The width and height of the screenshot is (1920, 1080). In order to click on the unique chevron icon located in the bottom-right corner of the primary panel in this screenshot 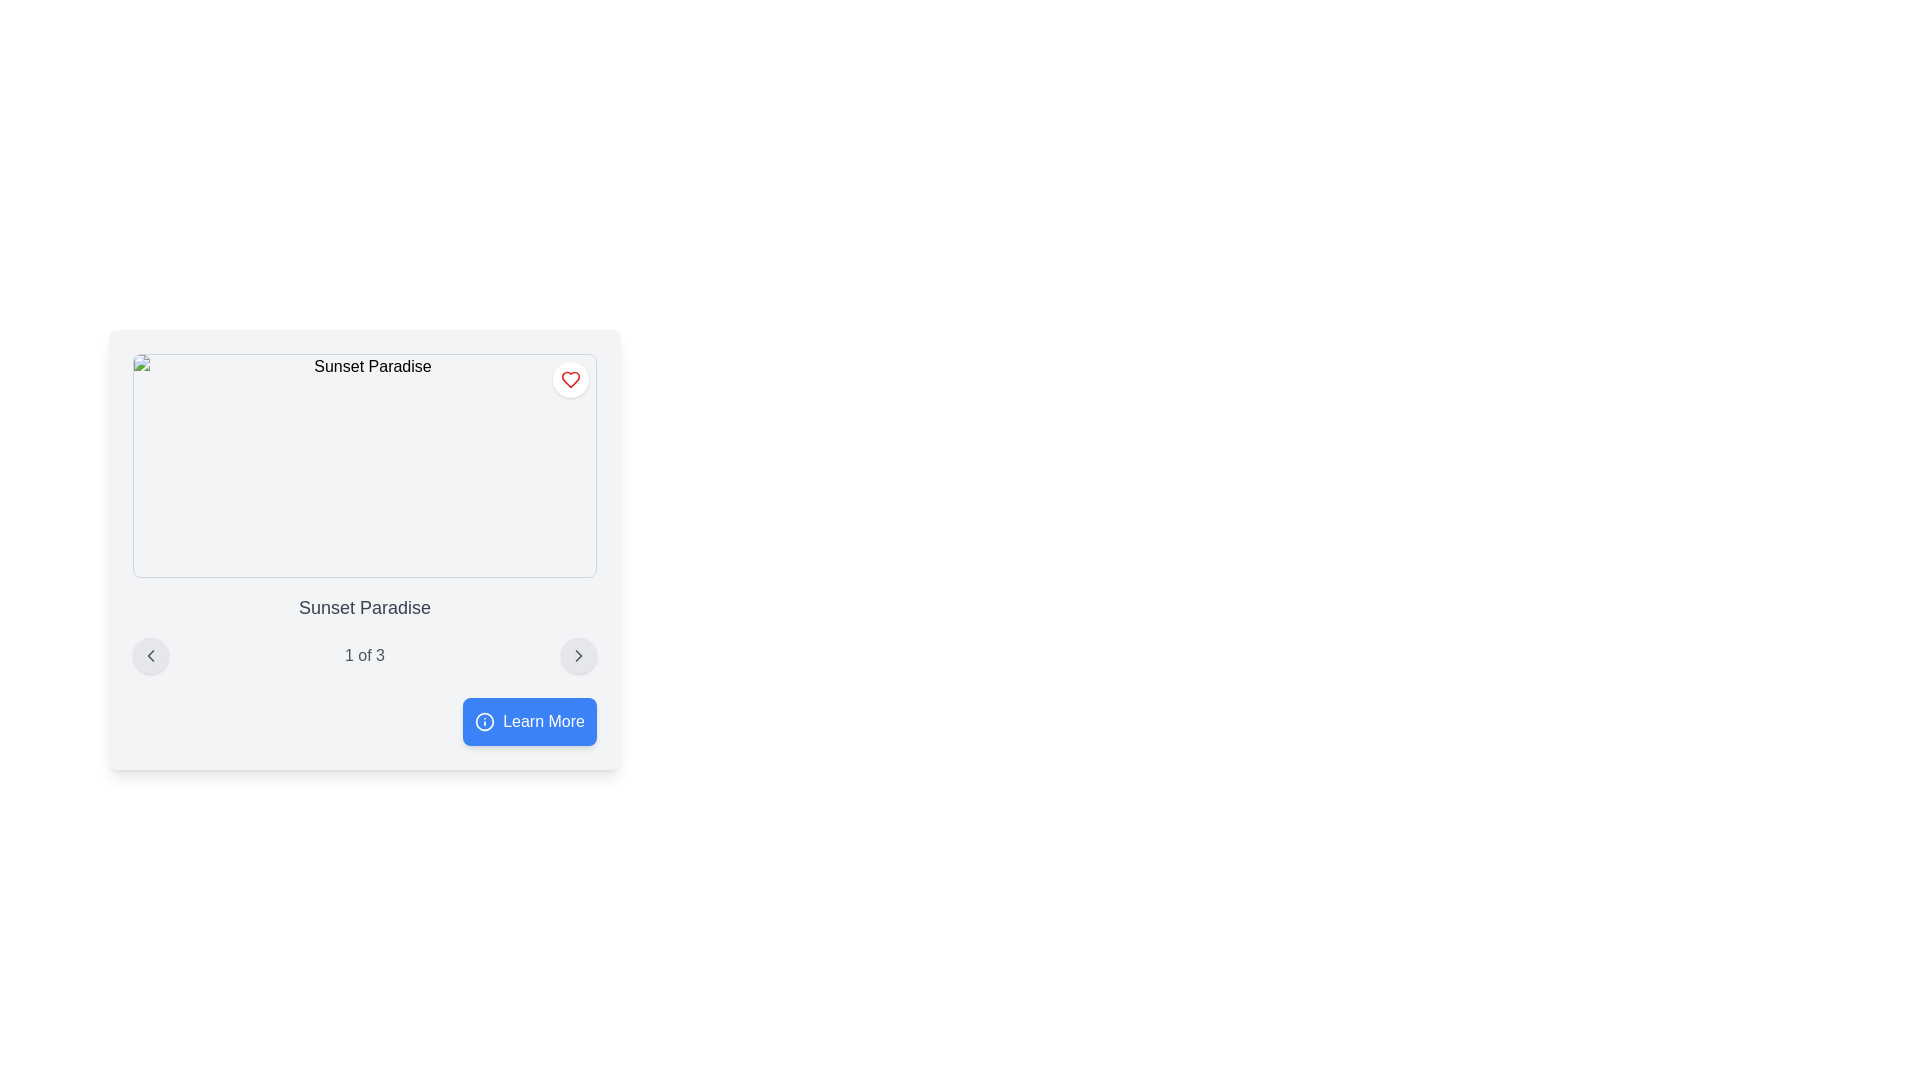, I will do `click(578, 655)`.